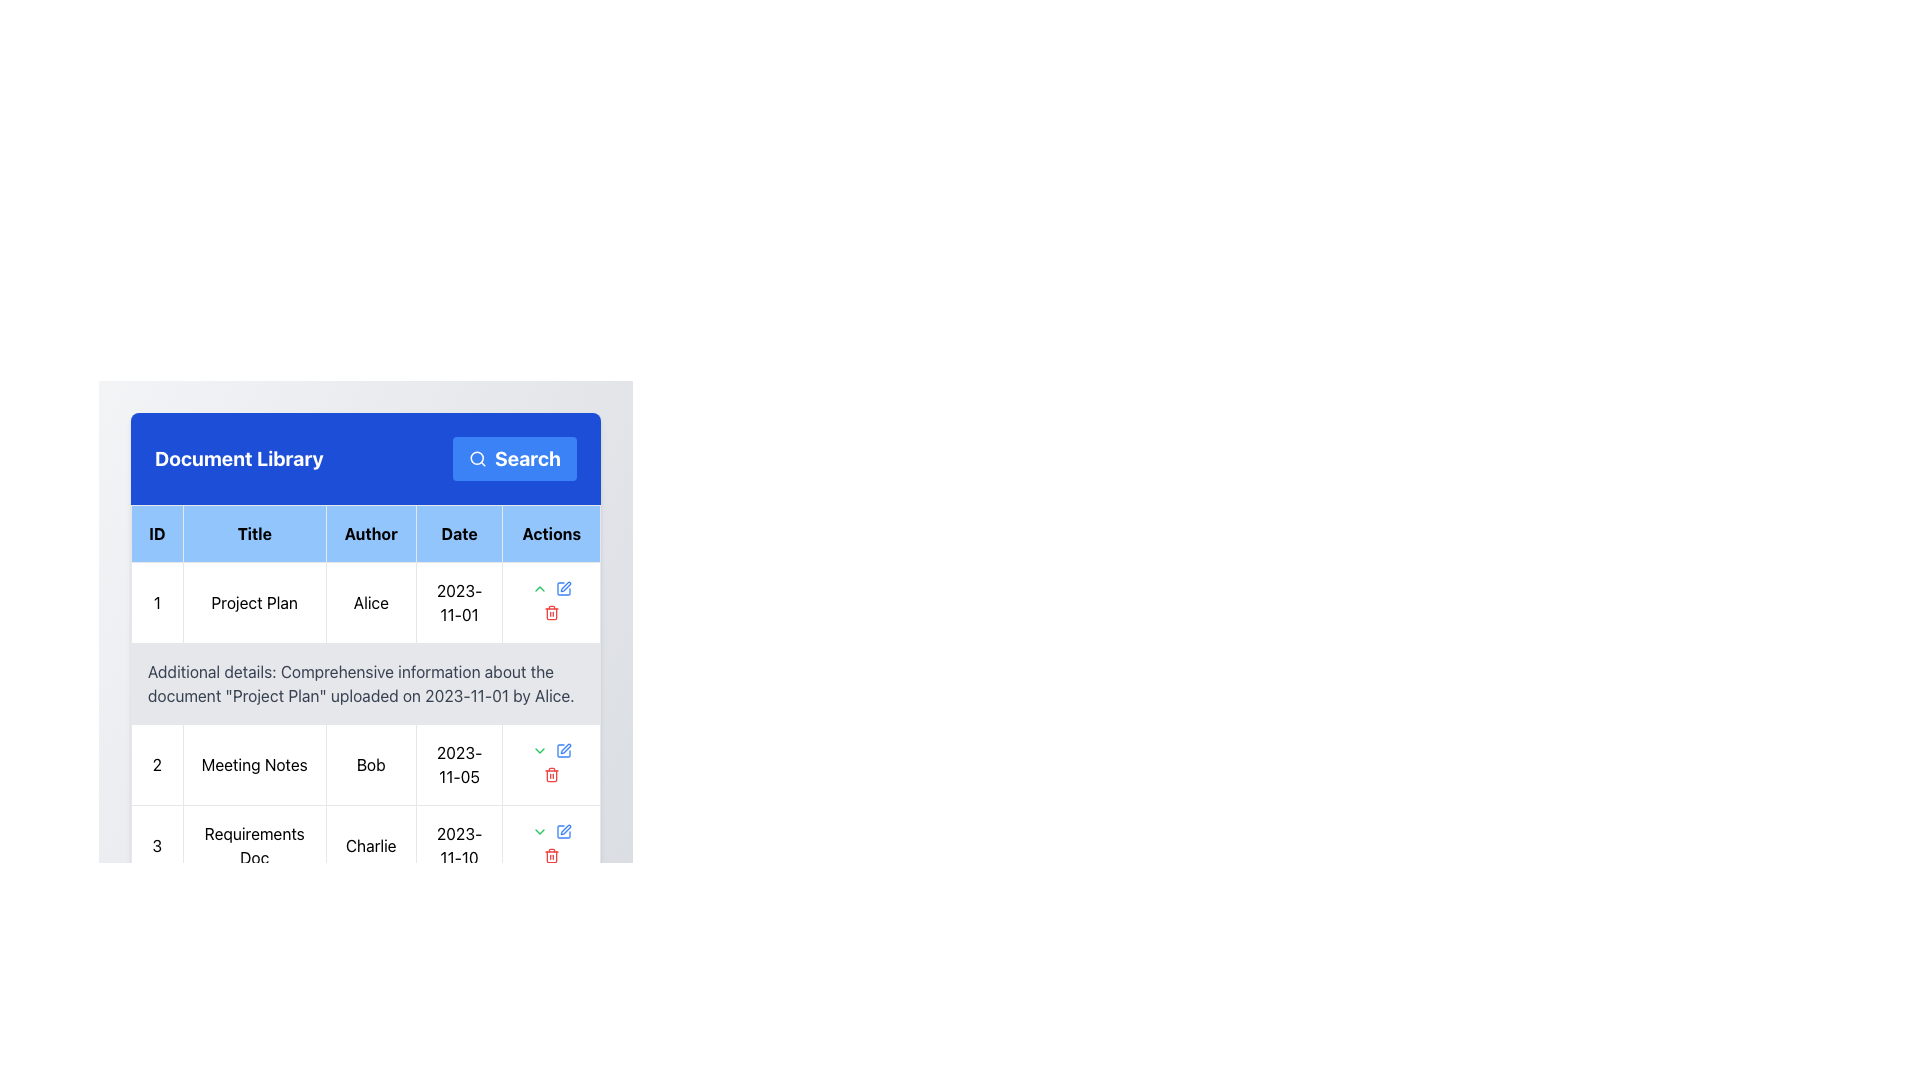 The image size is (1920, 1080). Describe the element at coordinates (562, 751) in the screenshot. I see `the pen icon button located in the 'Actions' column of the second row (Meeting Notes, Bob, 2023-11-05) to initiate editing` at that location.